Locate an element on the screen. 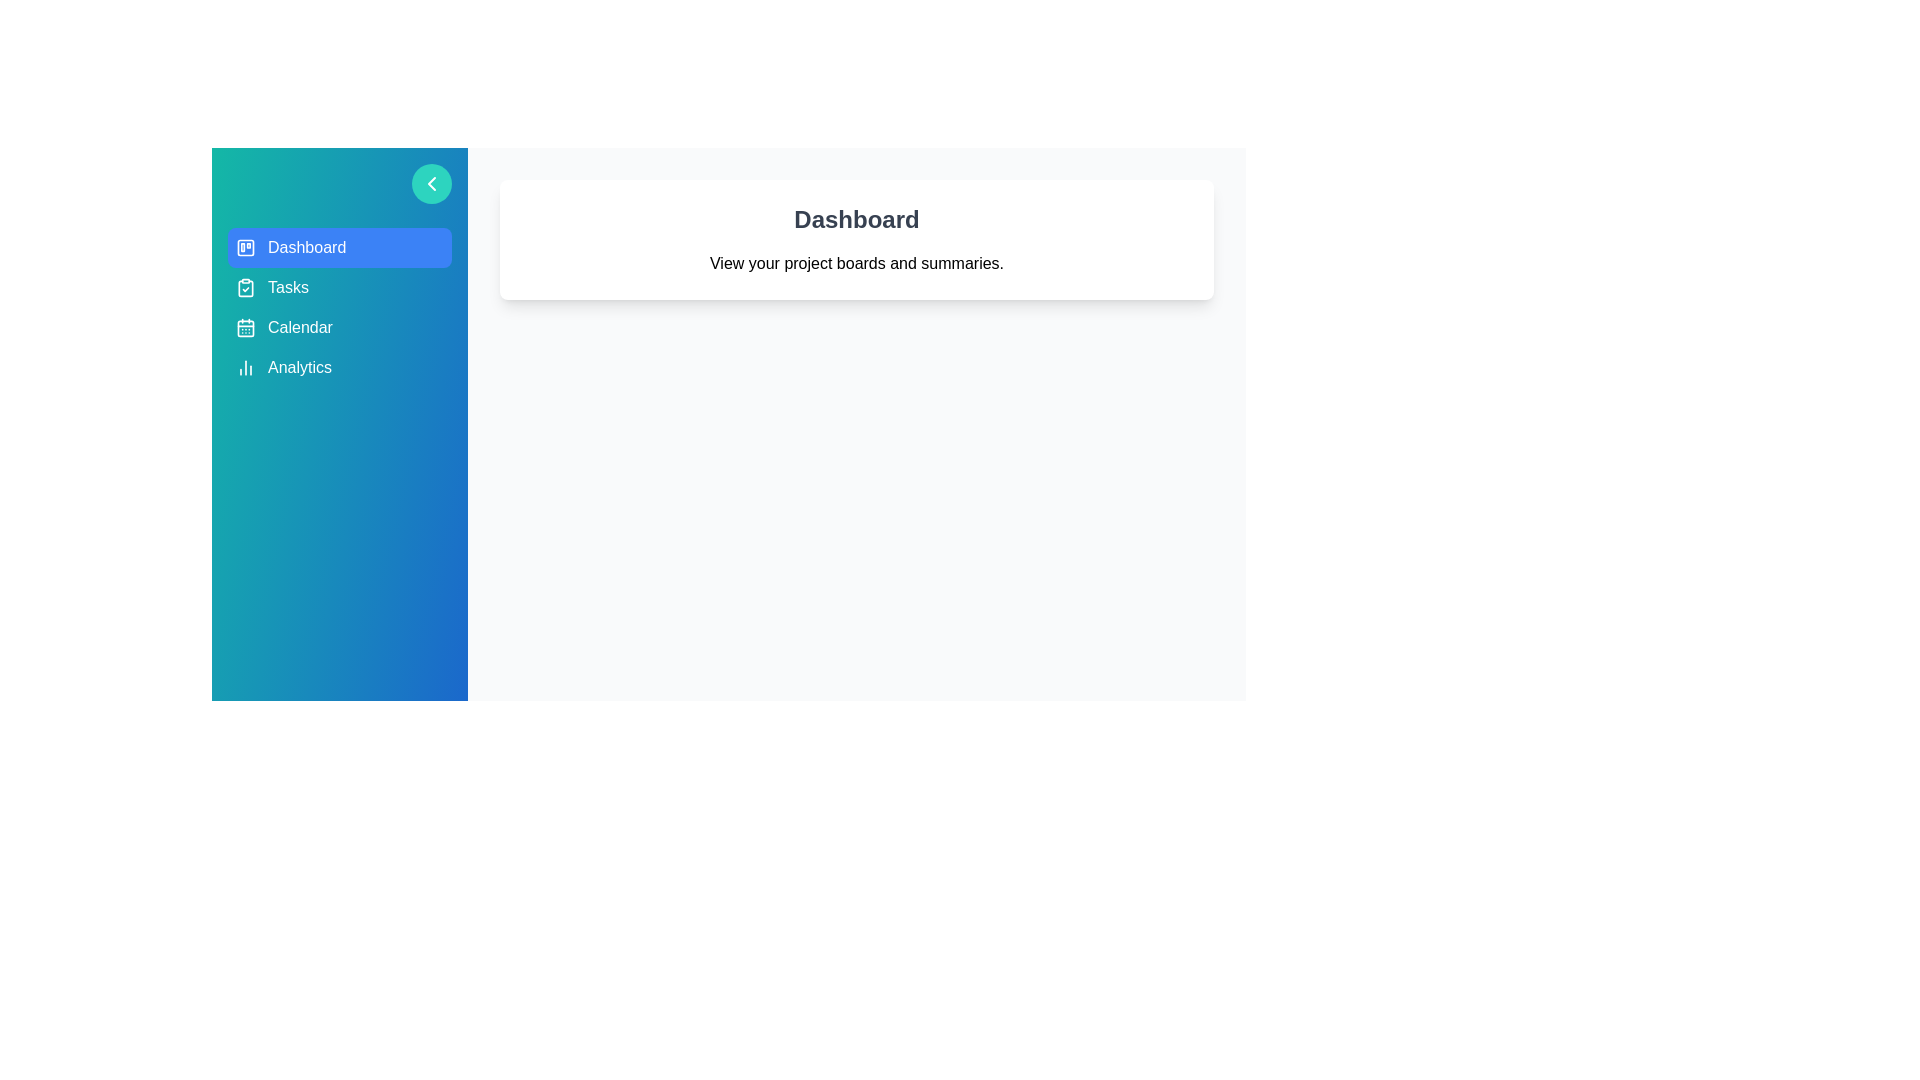  the third item in the Sidebar menu which navigates to the Calendar section is located at coordinates (340, 326).